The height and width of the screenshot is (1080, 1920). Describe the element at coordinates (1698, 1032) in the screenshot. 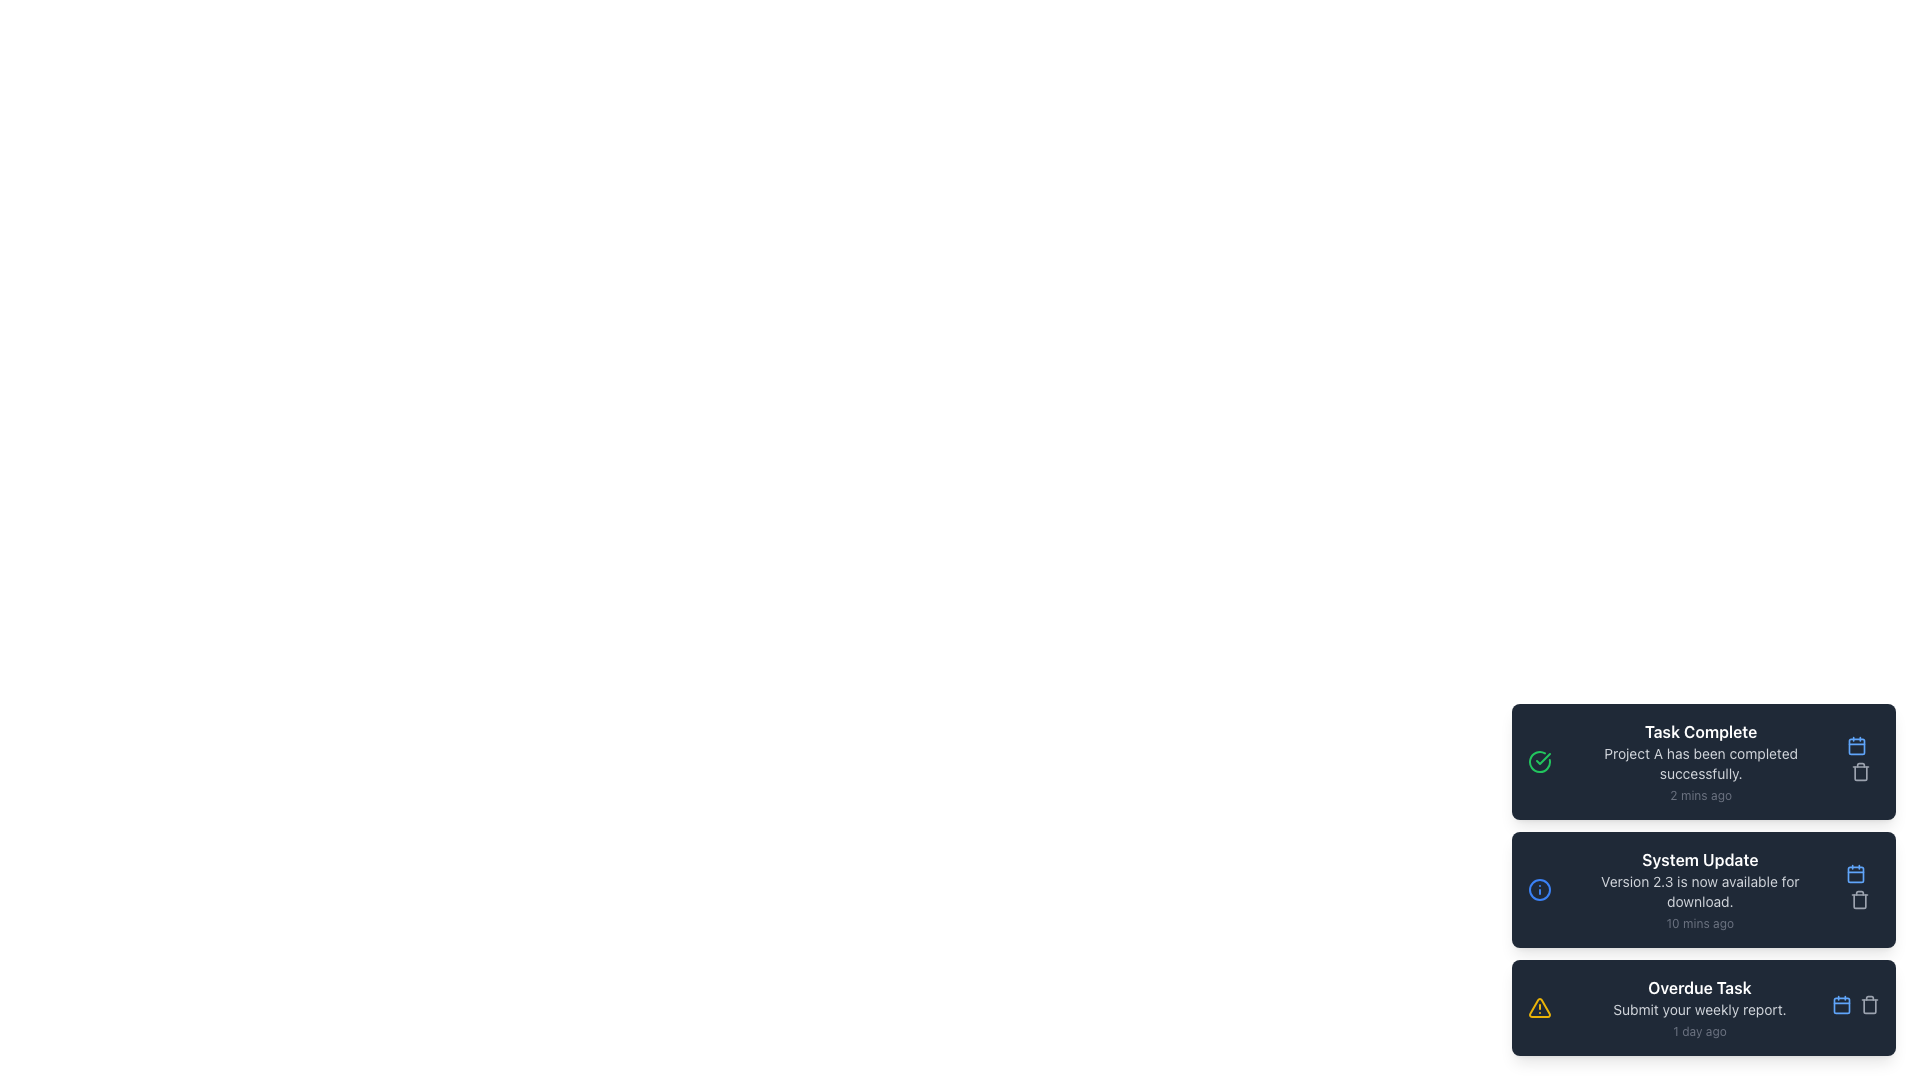

I see `timestamp text label that displays '1 day ago' located within the third card from the top, beneath the description 'Submit your weekly report'` at that location.